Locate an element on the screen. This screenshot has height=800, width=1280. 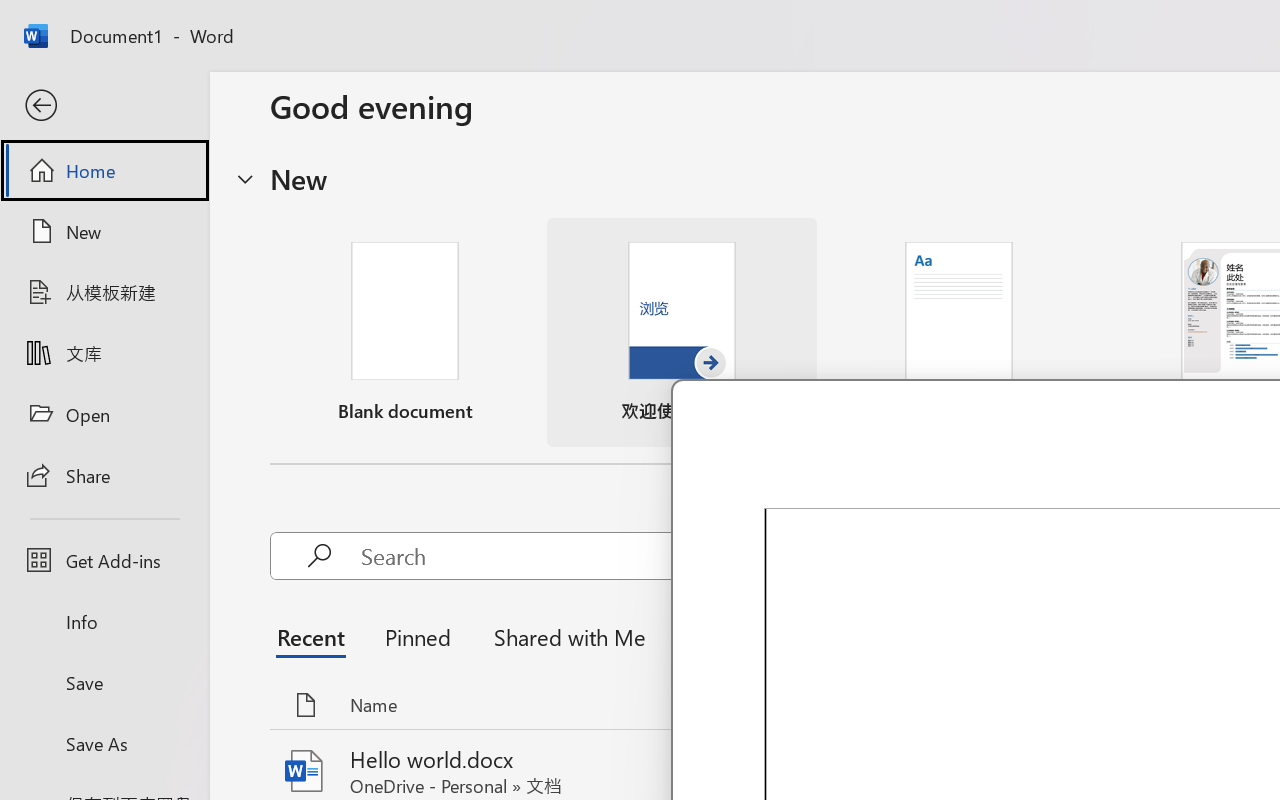
'Pinned' is located at coordinates (416, 635).